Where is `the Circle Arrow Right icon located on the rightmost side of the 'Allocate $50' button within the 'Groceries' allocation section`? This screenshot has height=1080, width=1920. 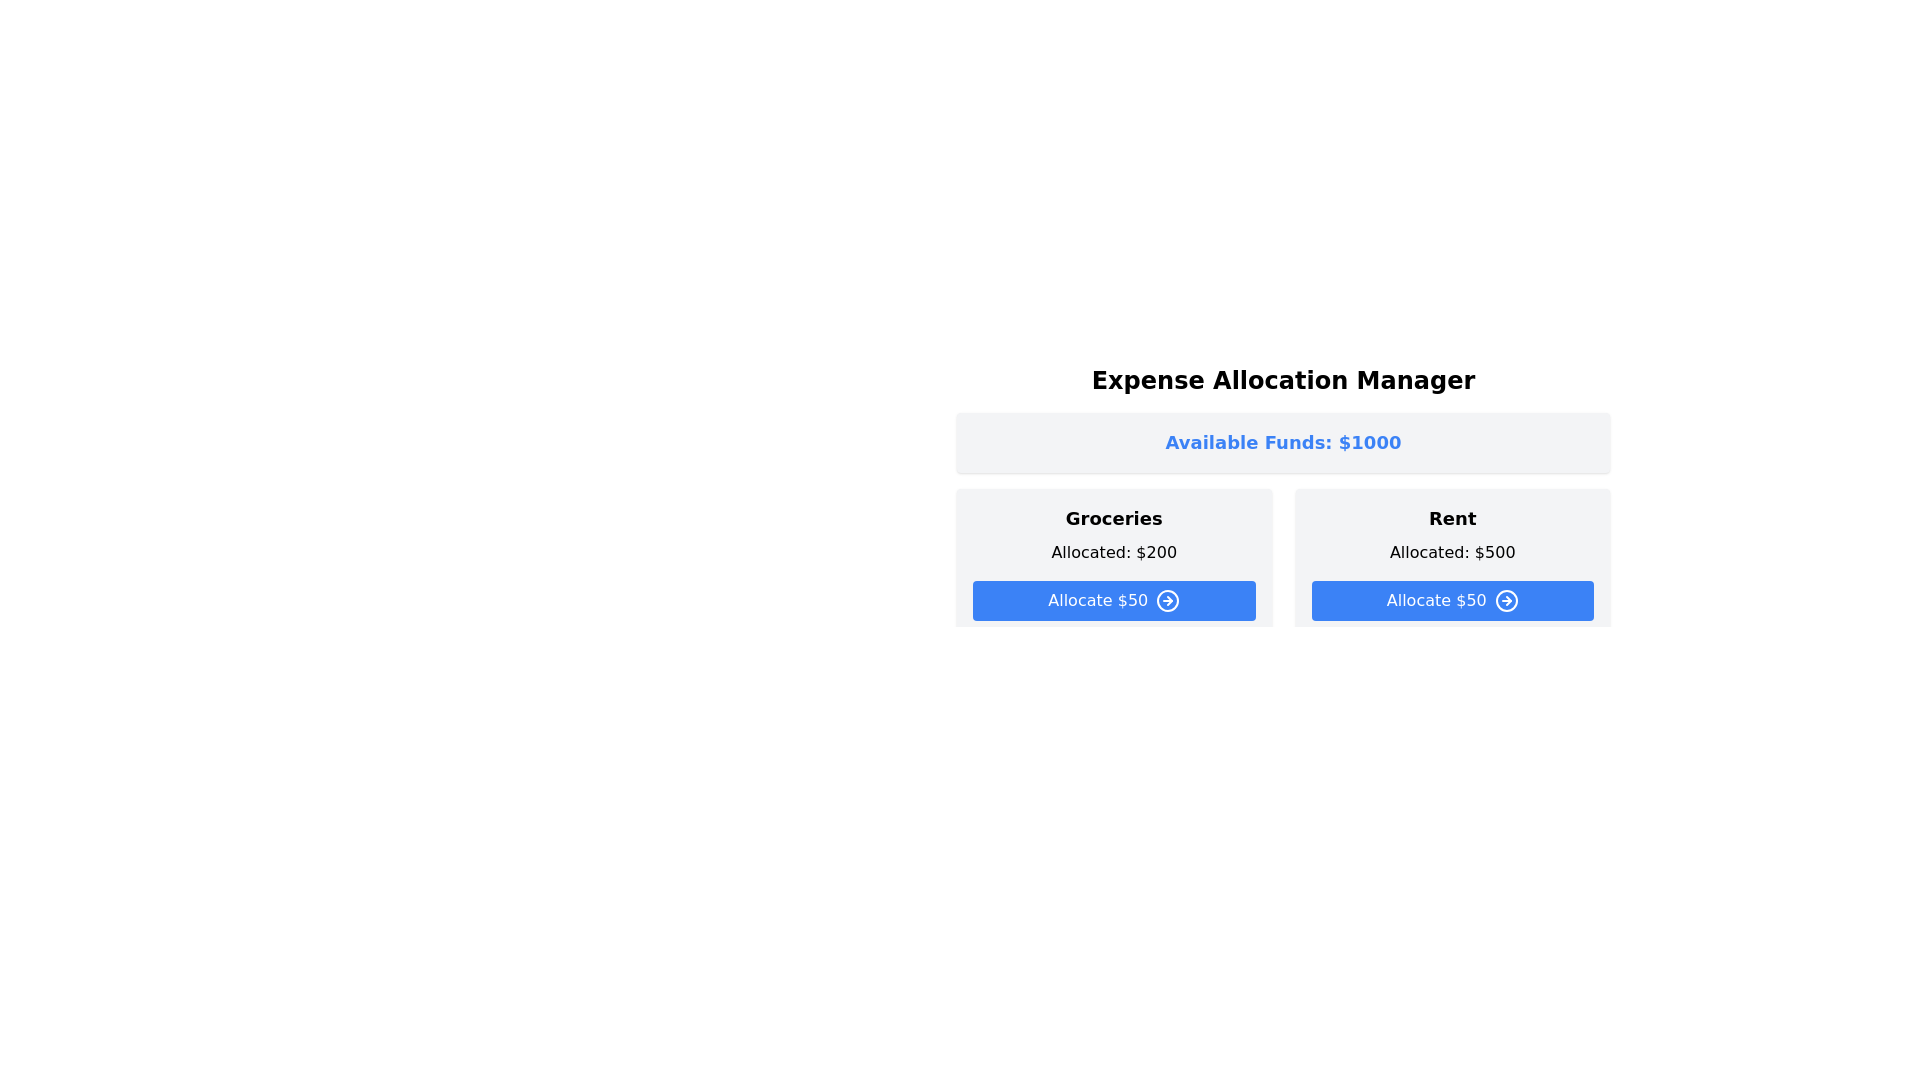
the Circle Arrow Right icon located on the rightmost side of the 'Allocate $50' button within the 'Groceries' allocation section is located at coordinates (1168, 600).